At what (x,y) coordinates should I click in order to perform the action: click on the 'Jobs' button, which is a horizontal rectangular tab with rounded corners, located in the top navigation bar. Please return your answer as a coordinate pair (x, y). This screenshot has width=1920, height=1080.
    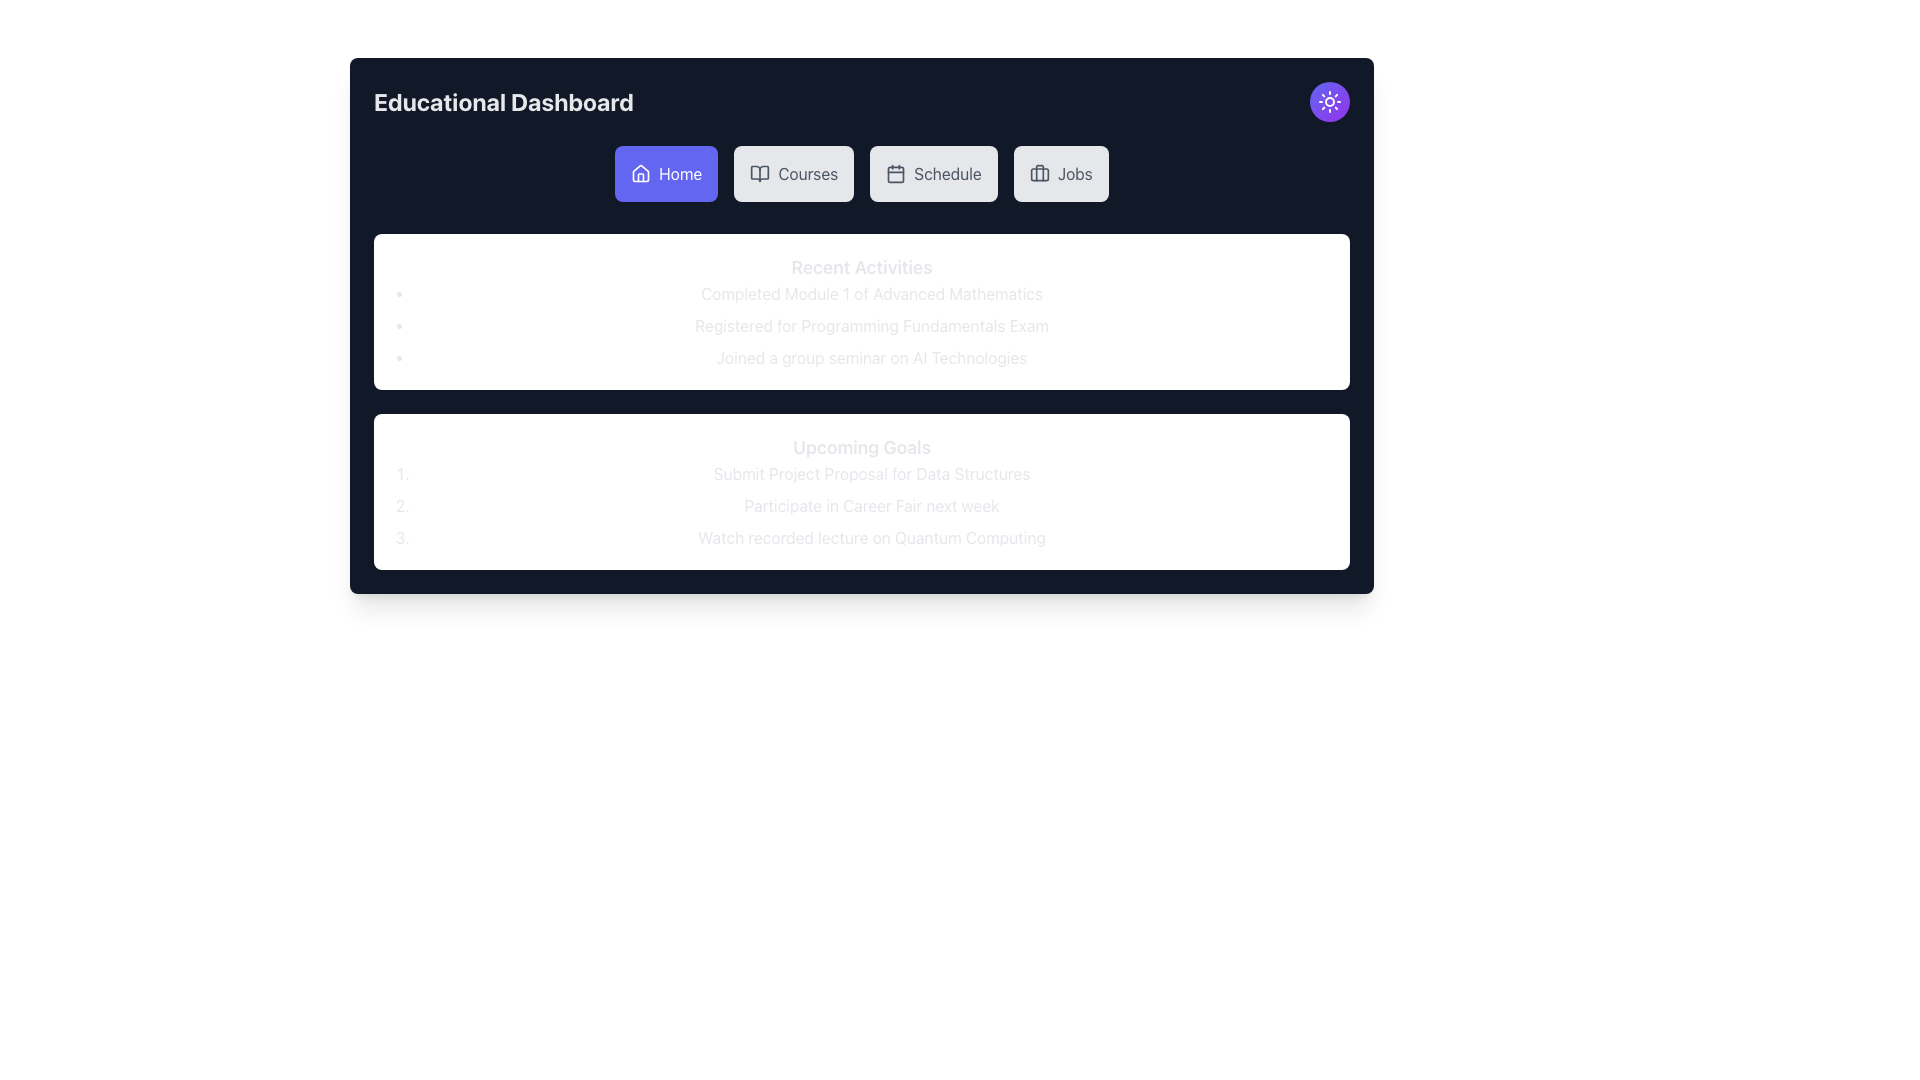
    Looking at the image, I should click on (1059, 172).